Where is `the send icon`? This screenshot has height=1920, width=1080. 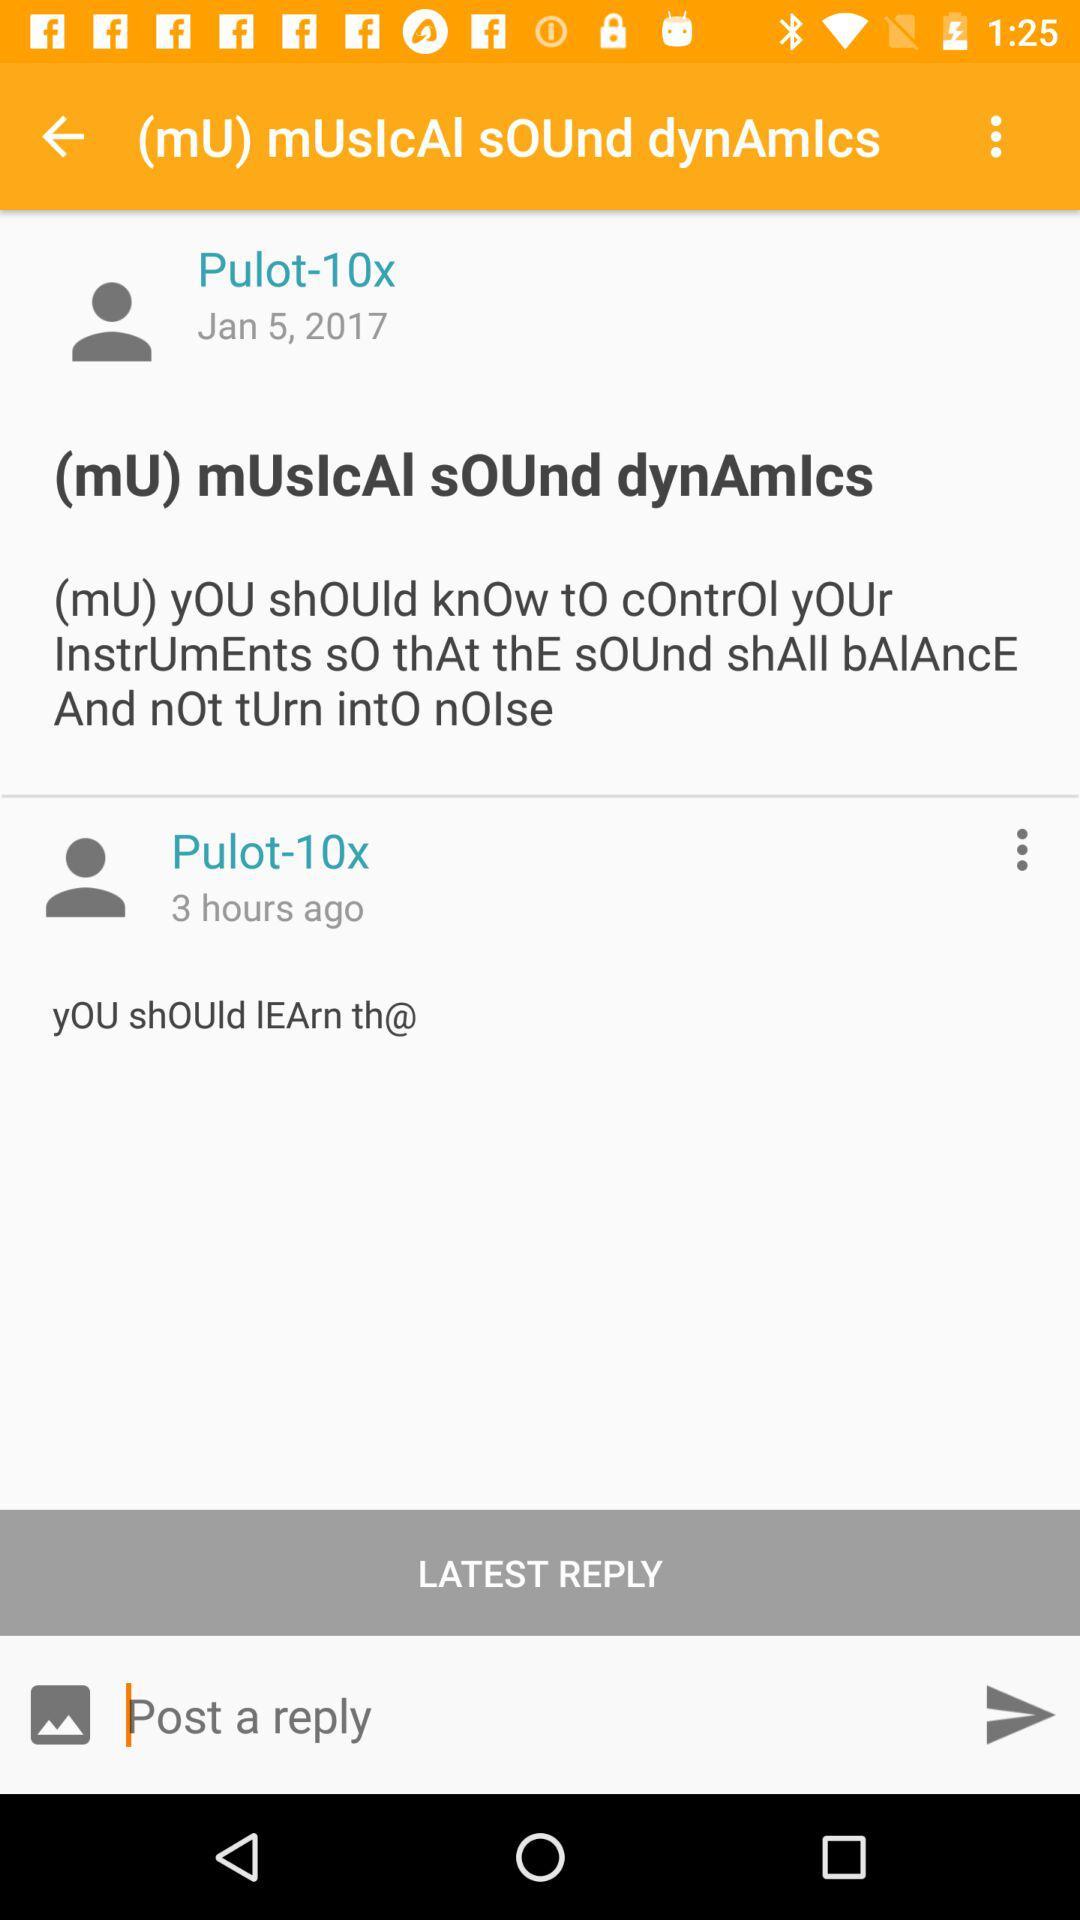 the send icon is located at coordinates (1019, 1713).